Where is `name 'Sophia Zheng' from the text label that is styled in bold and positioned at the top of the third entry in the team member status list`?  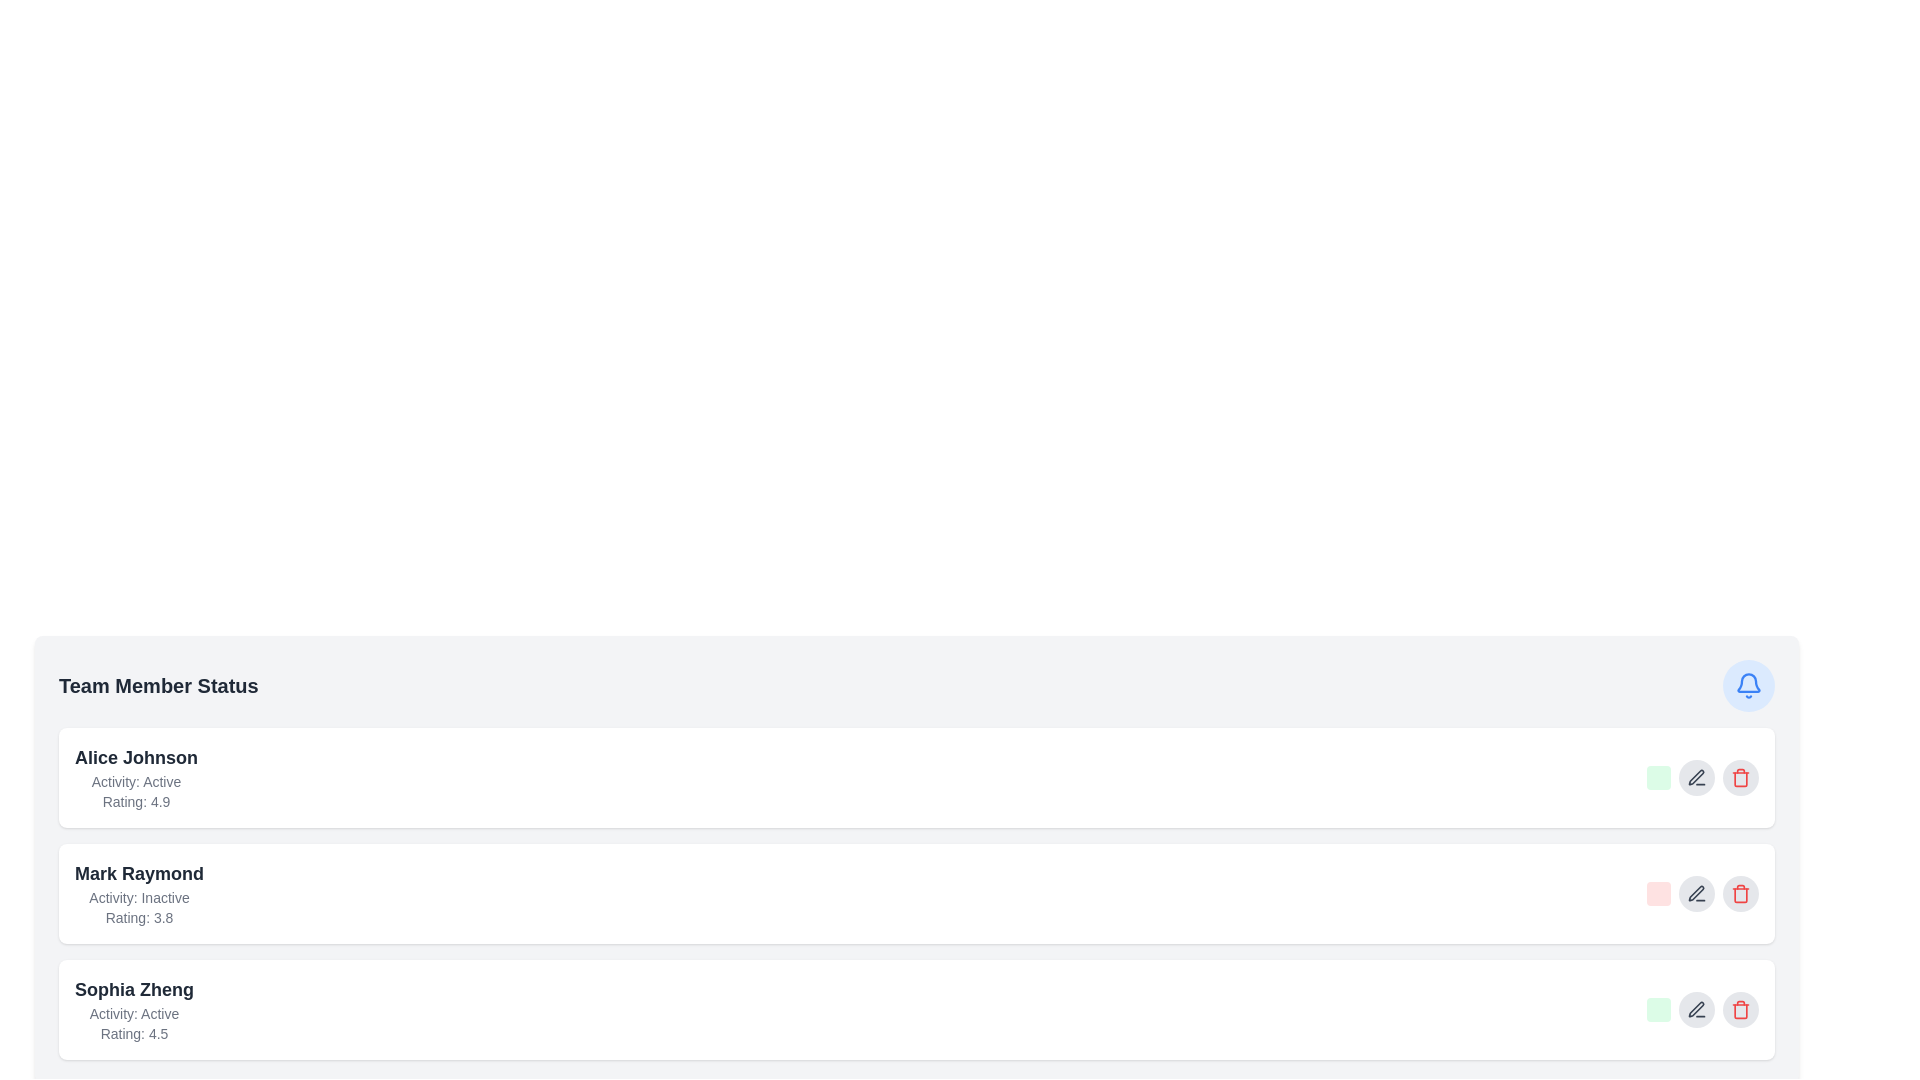
name 'Sophia Zheng' from the text label that is styled in bold and positioned at the top of the third entry in the team member status list is located at coordinates (133, 990).